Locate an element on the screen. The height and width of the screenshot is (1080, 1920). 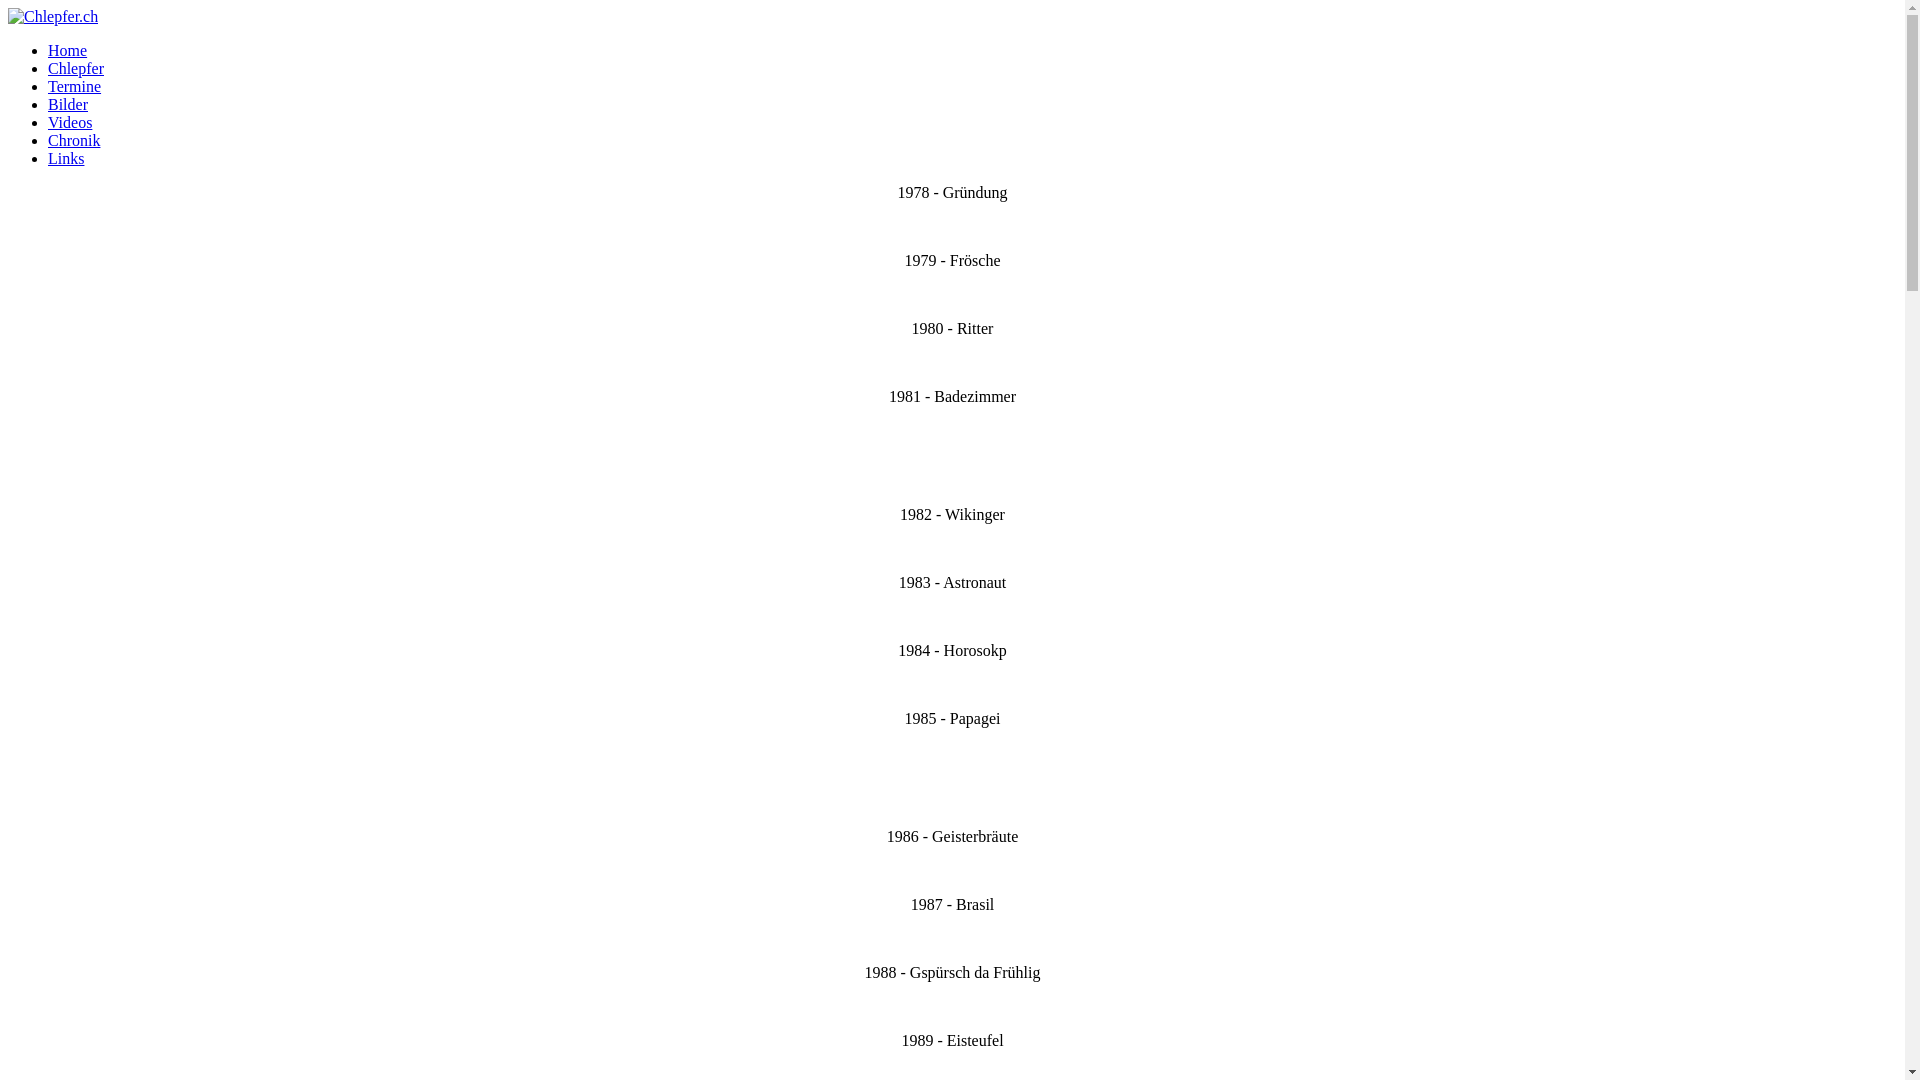
'Bilder' is located at coordinates (67, 104).